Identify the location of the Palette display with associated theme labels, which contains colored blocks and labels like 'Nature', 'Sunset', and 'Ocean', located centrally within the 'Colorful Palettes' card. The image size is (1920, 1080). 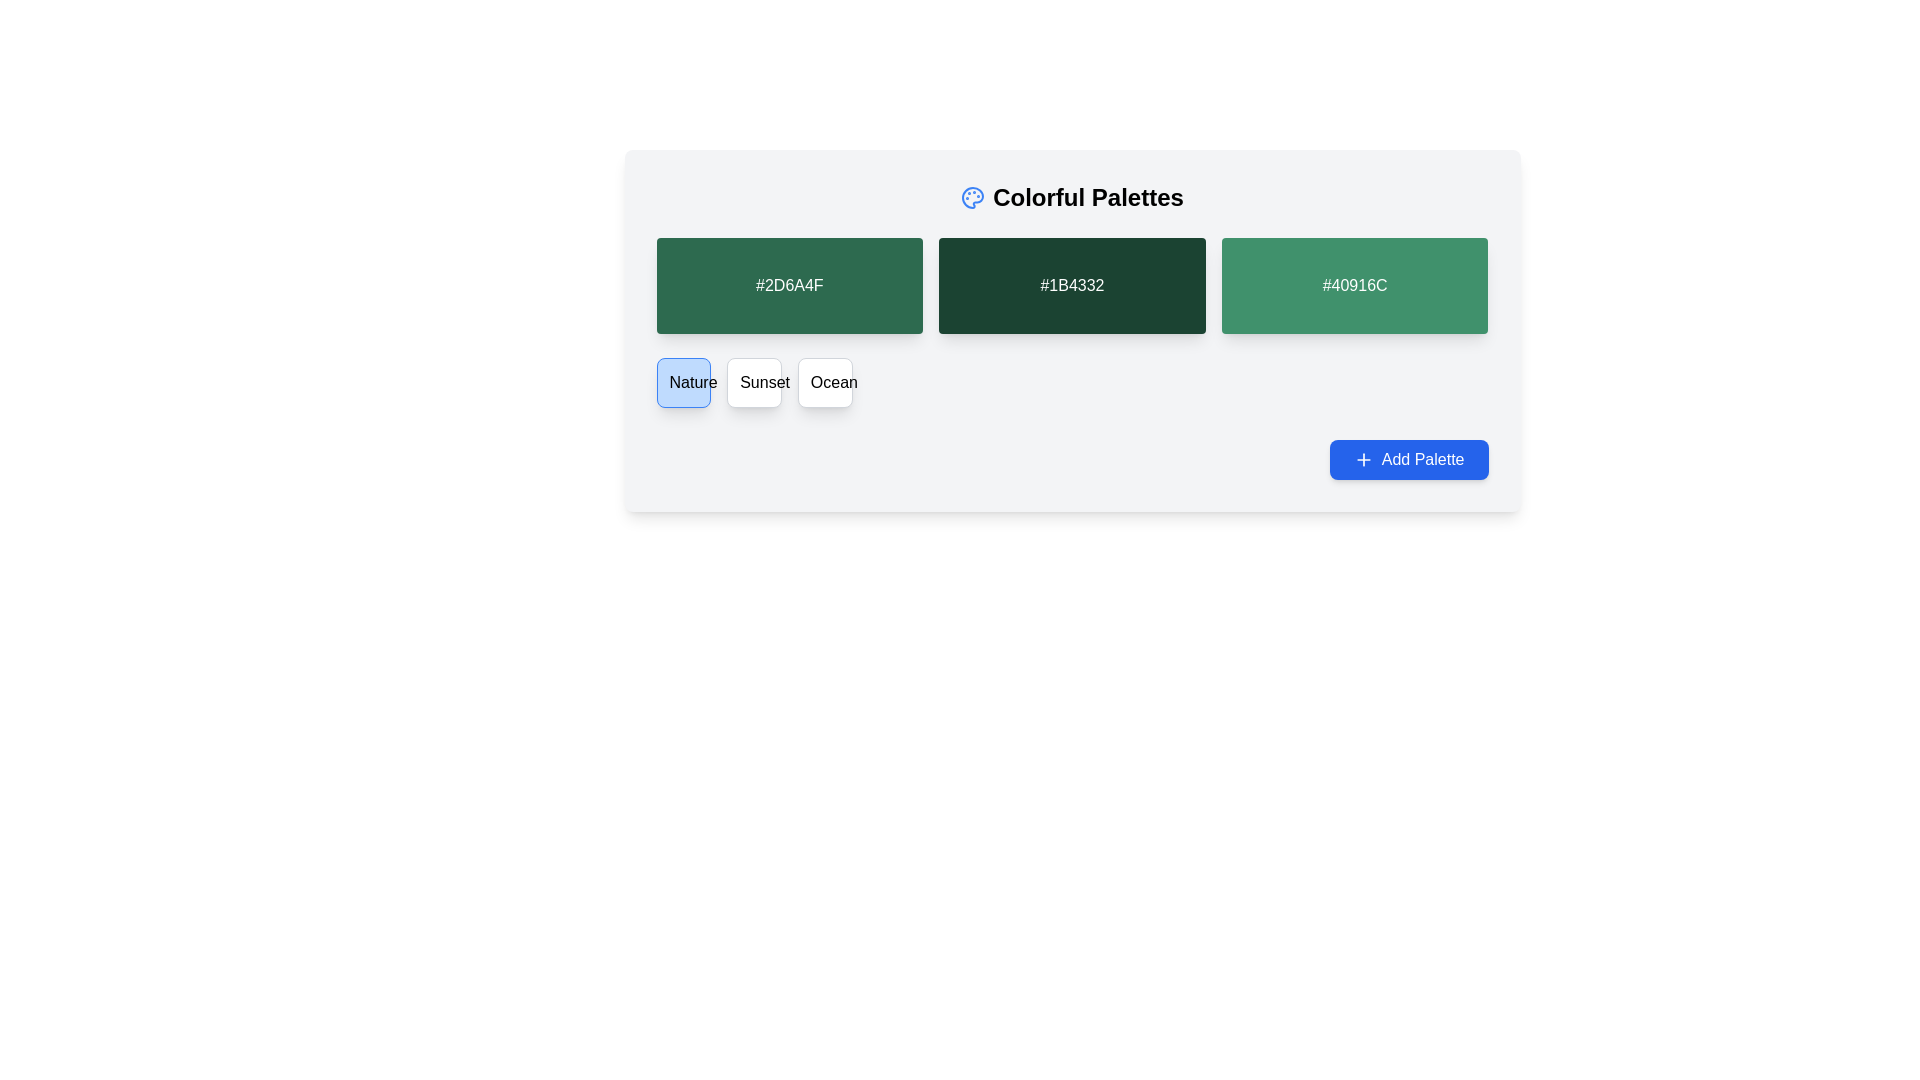
(1071, 357).